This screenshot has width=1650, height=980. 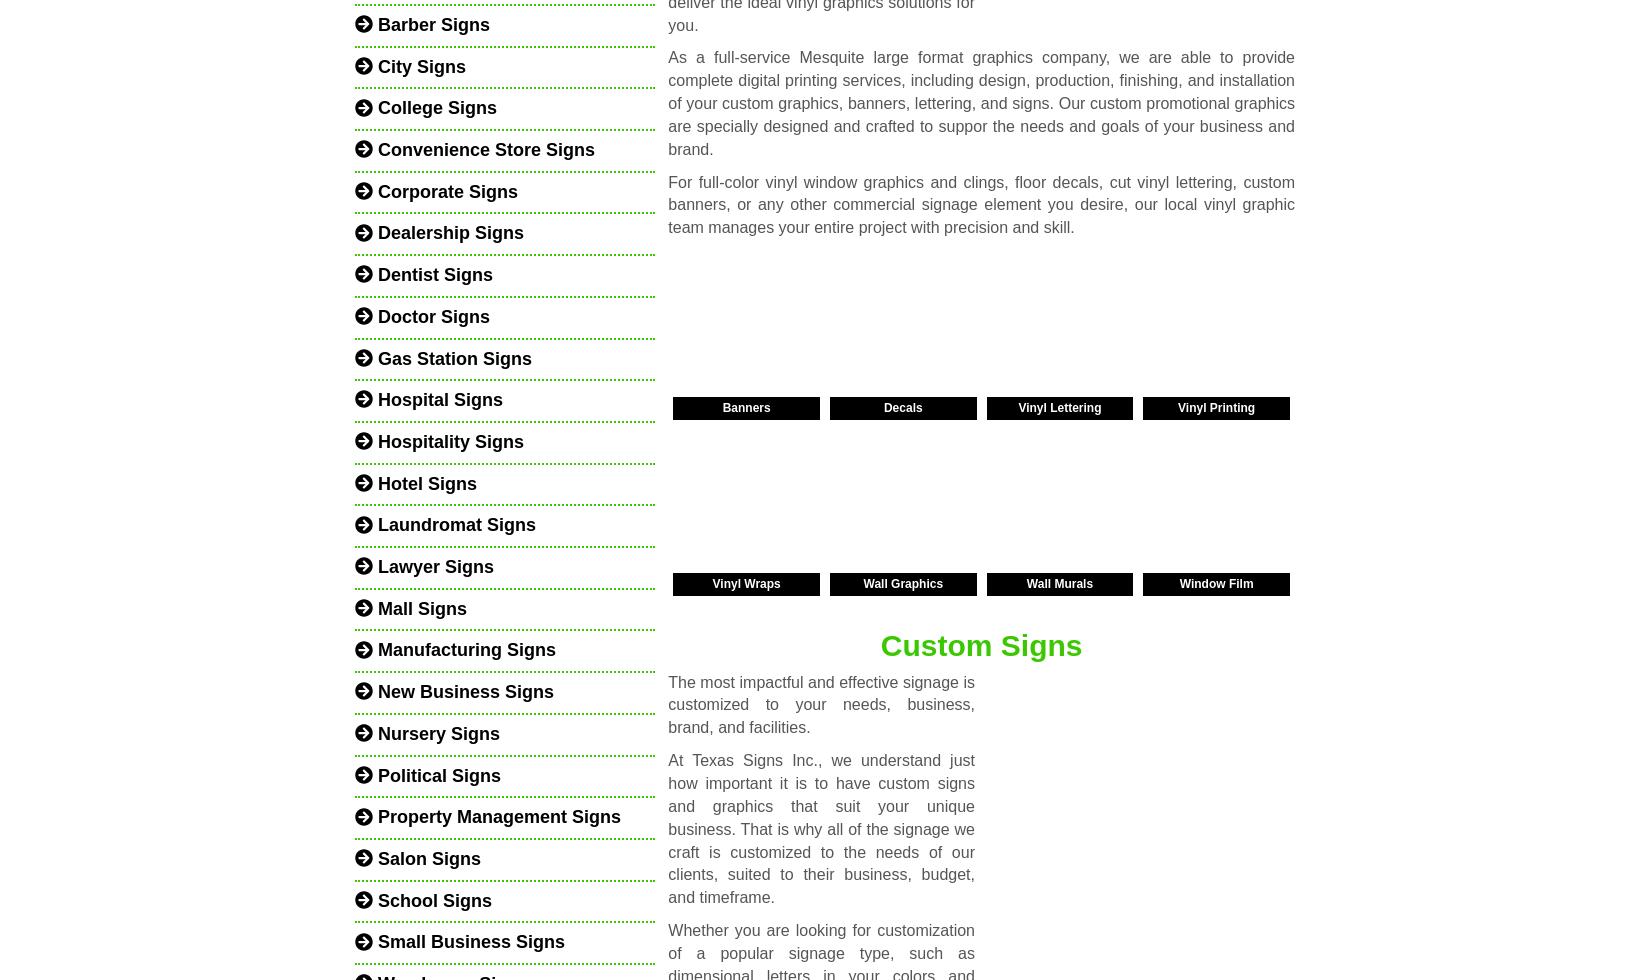 What do you see at coordinates (418, 607) in the screenshot?
I see `'Mall Signs'` at bounding box center [418, 607].